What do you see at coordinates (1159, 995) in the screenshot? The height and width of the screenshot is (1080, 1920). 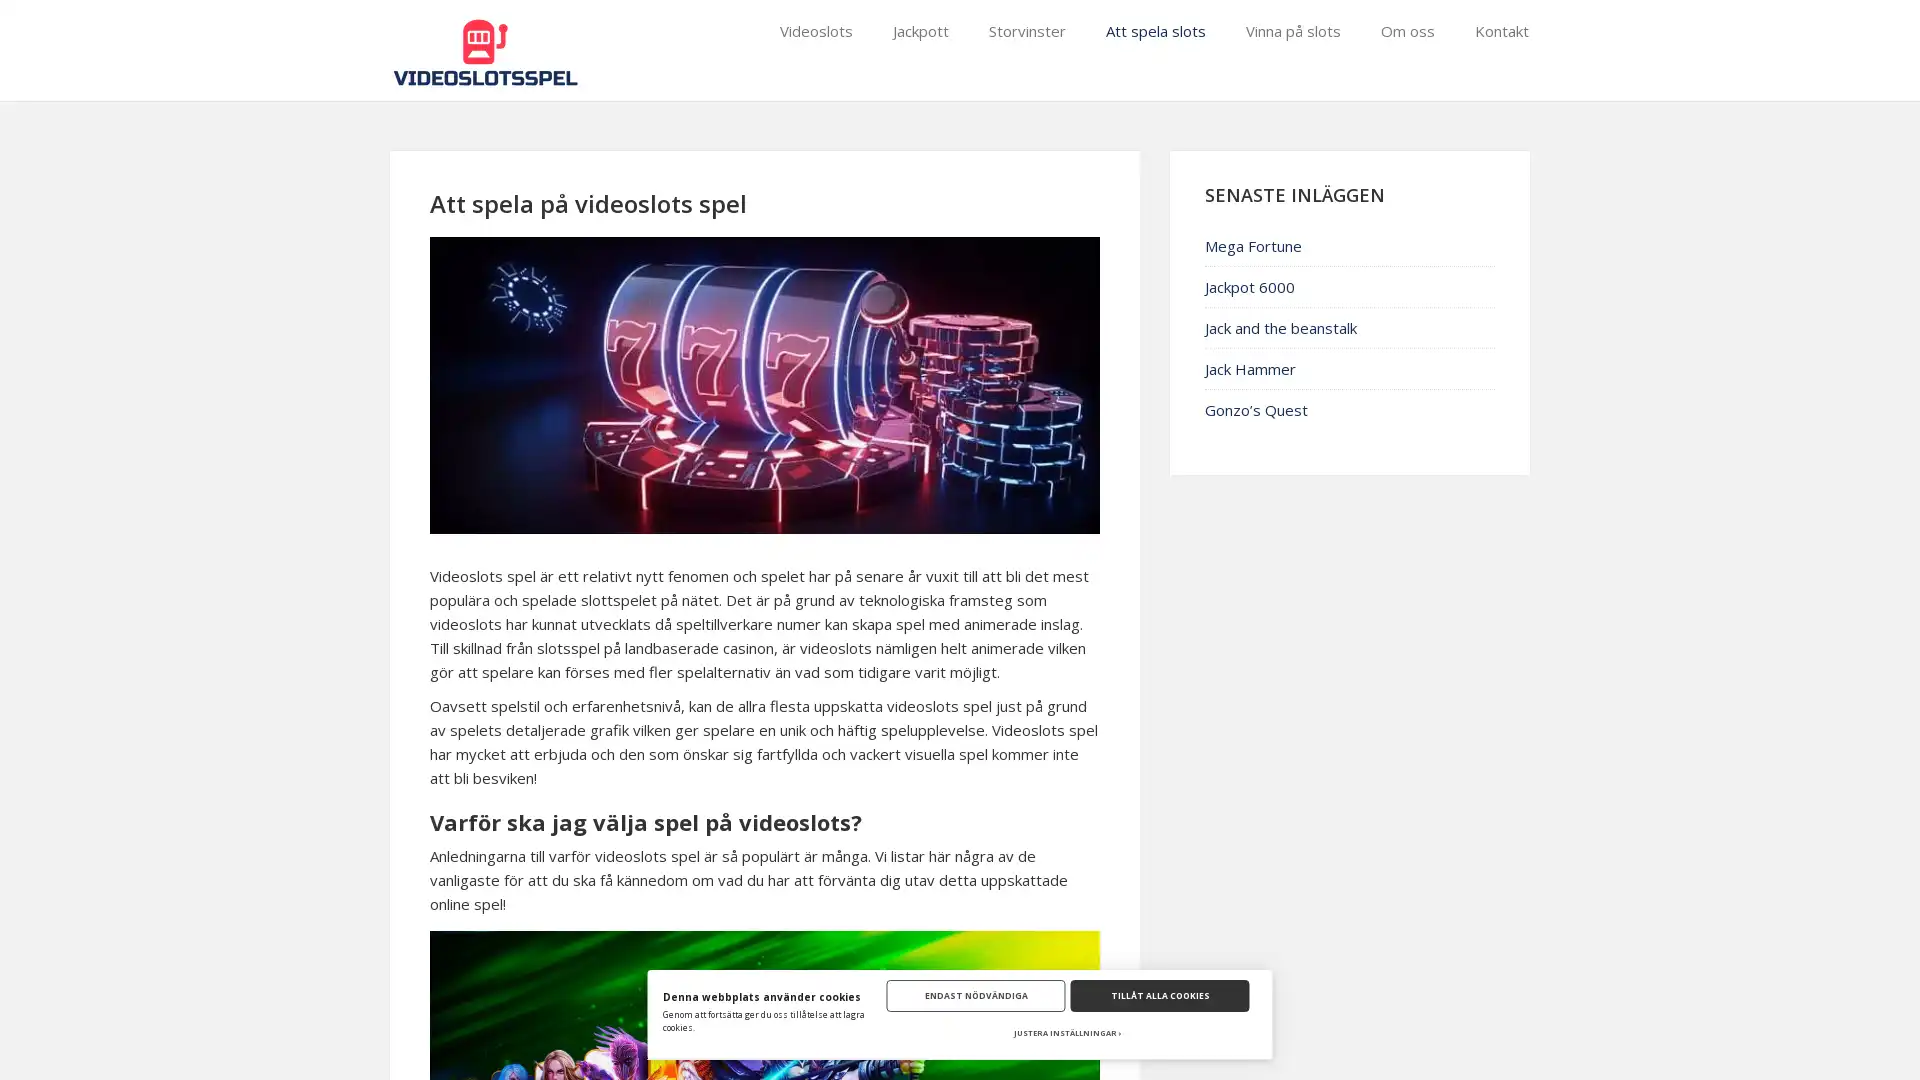 I see `TILLAT ALLA COOKIES` at bounding box center [1159, 995].